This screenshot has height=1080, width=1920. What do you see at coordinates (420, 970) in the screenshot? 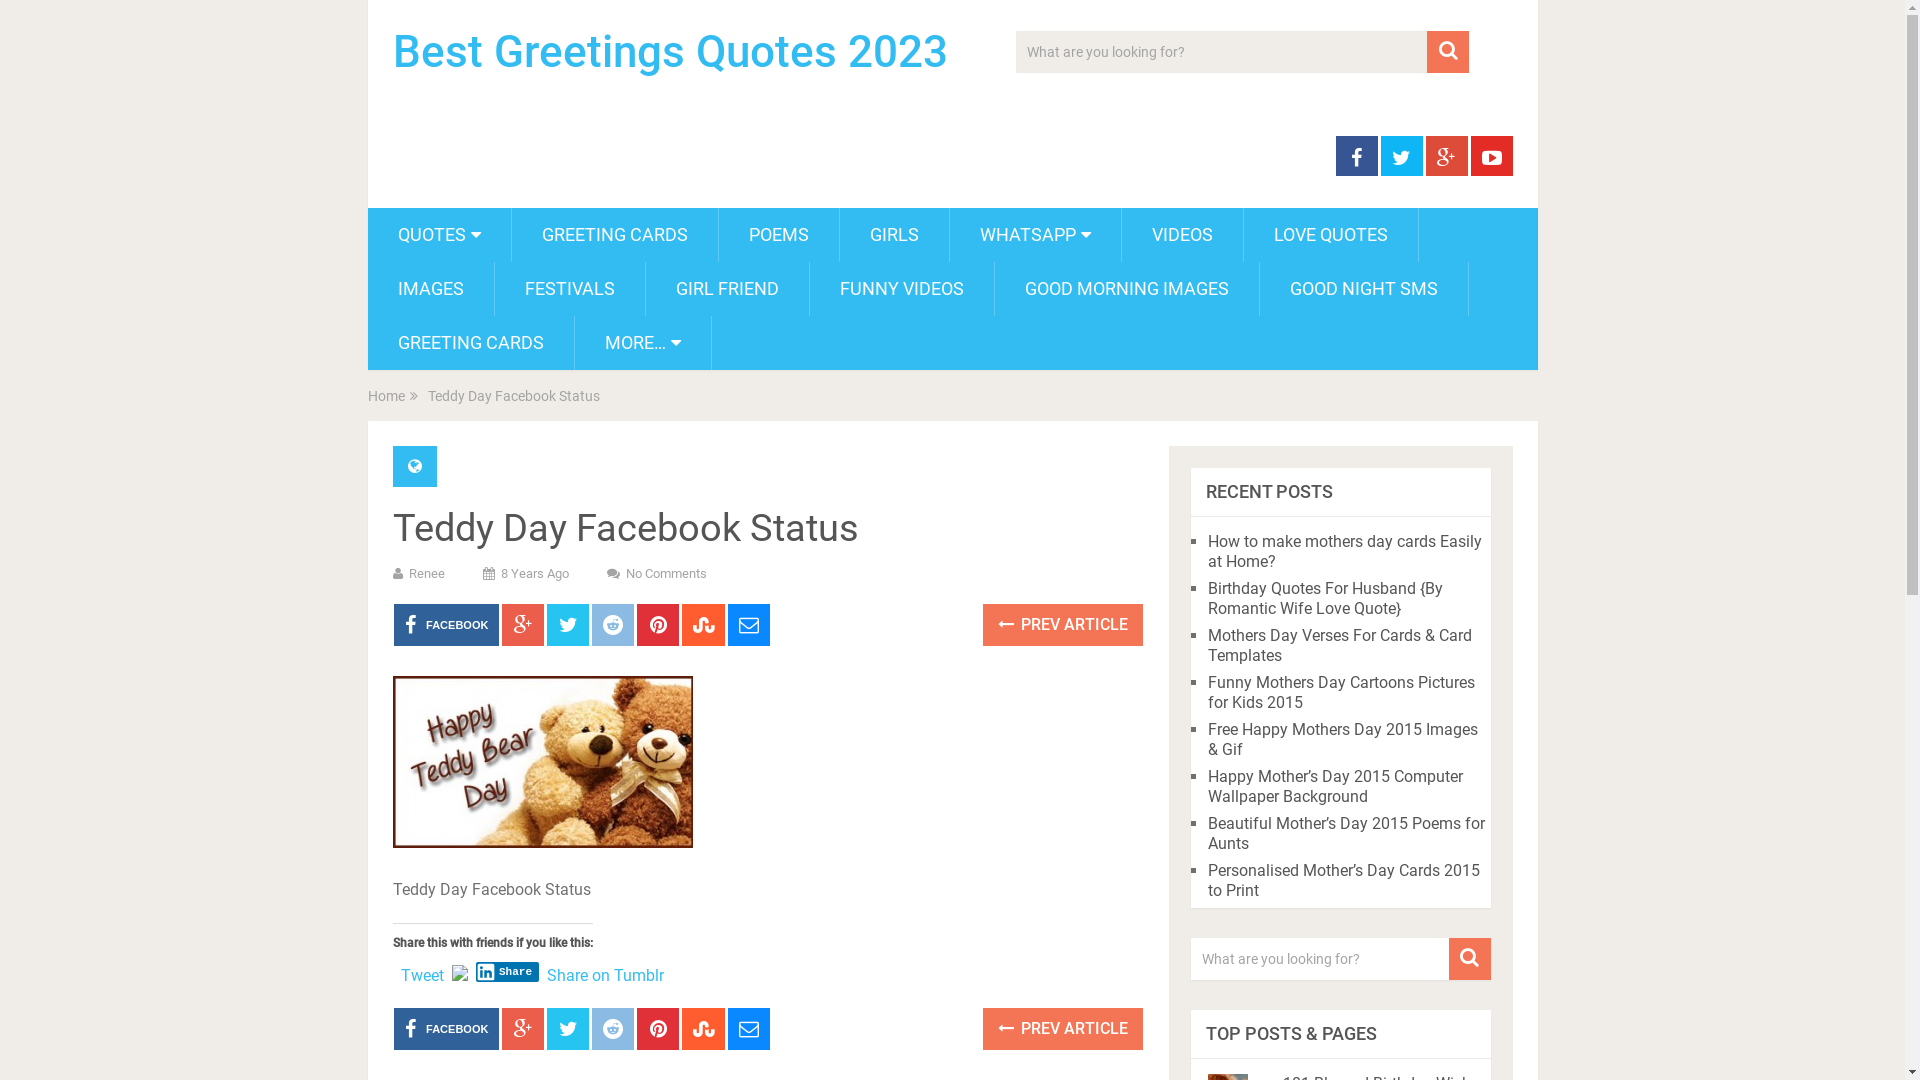
I see `'Tweet'` at bounding box center [420, 970].